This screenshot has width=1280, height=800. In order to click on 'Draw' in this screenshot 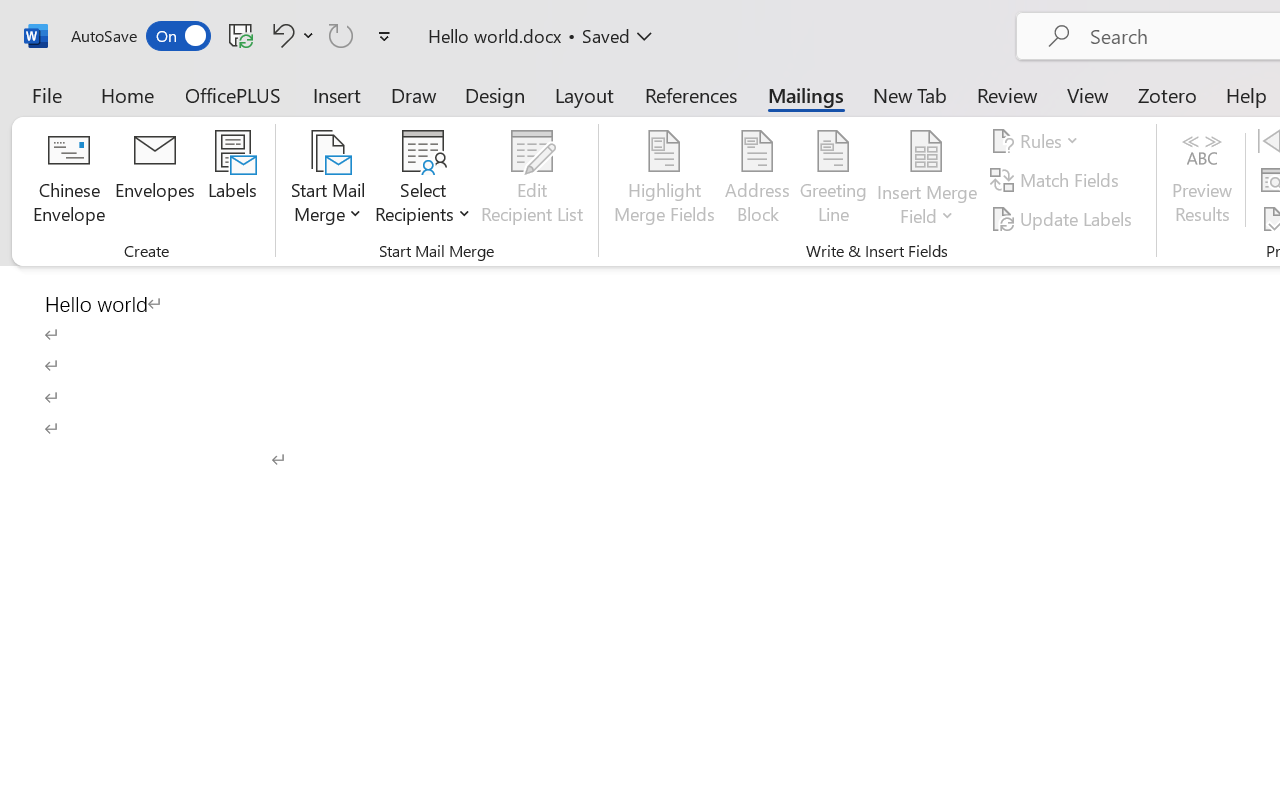, I will do `click(413, 94)`.